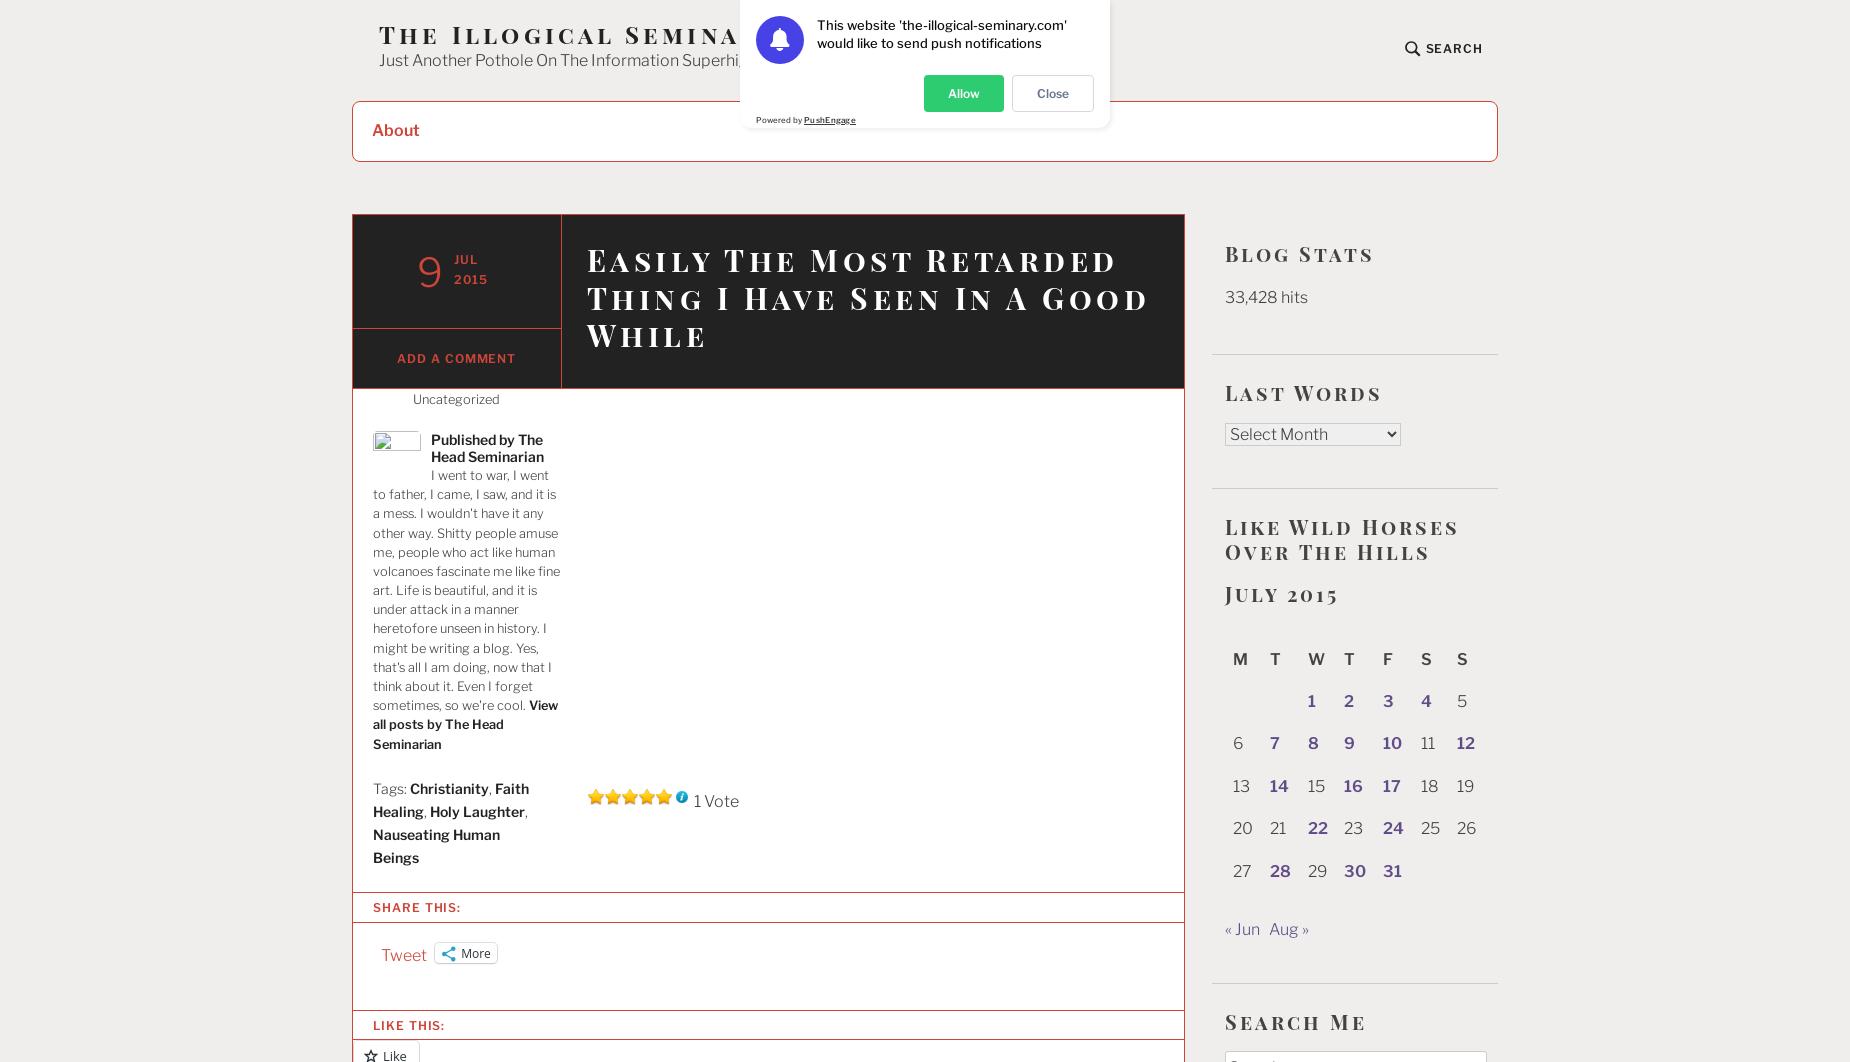 The image size is (1850, 1062). What do you see at coordinates (450, 798) in the screenshot?
I see `'Faith Healing'` at bounding box center [450, 798].